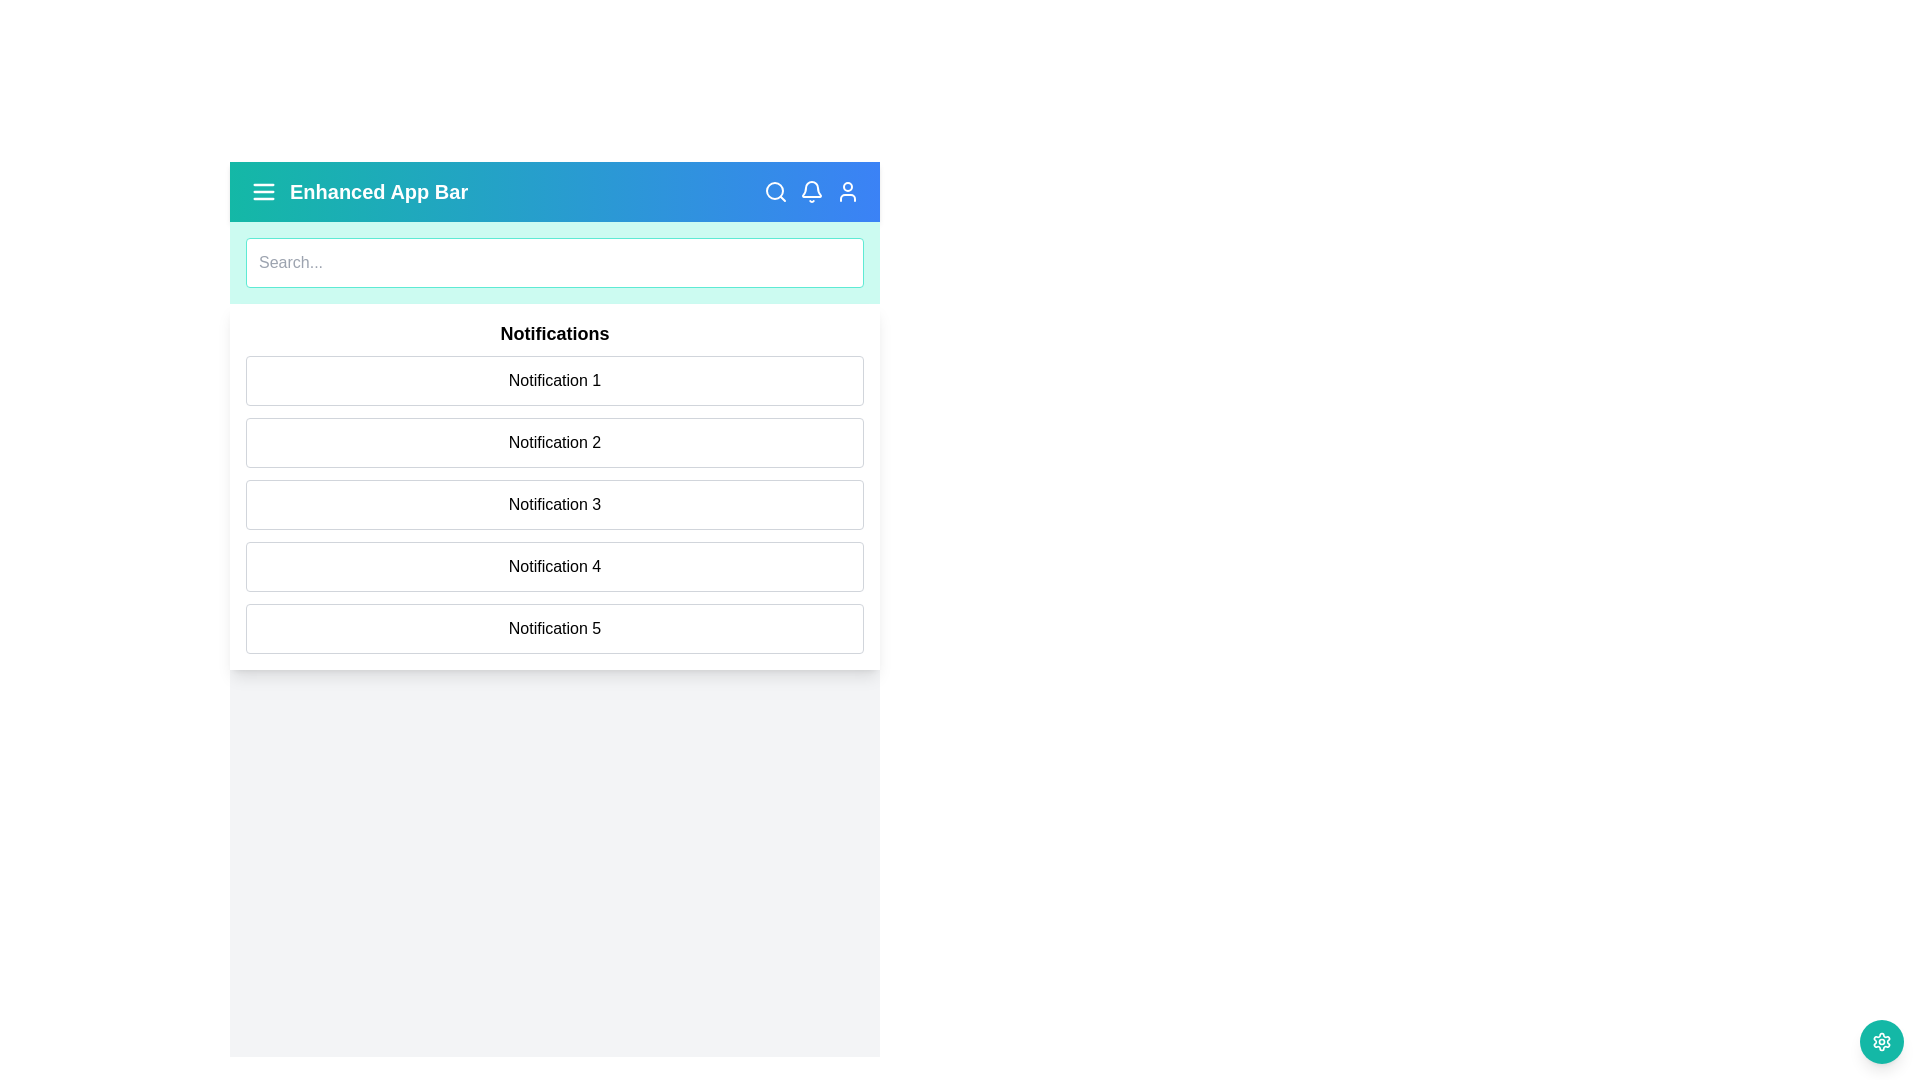 The image size is (1920, 1080). Describe the element at coordinates (848, 192) in the screenshot. I see `the user icon located in the top right corner of the app bar` at that location.